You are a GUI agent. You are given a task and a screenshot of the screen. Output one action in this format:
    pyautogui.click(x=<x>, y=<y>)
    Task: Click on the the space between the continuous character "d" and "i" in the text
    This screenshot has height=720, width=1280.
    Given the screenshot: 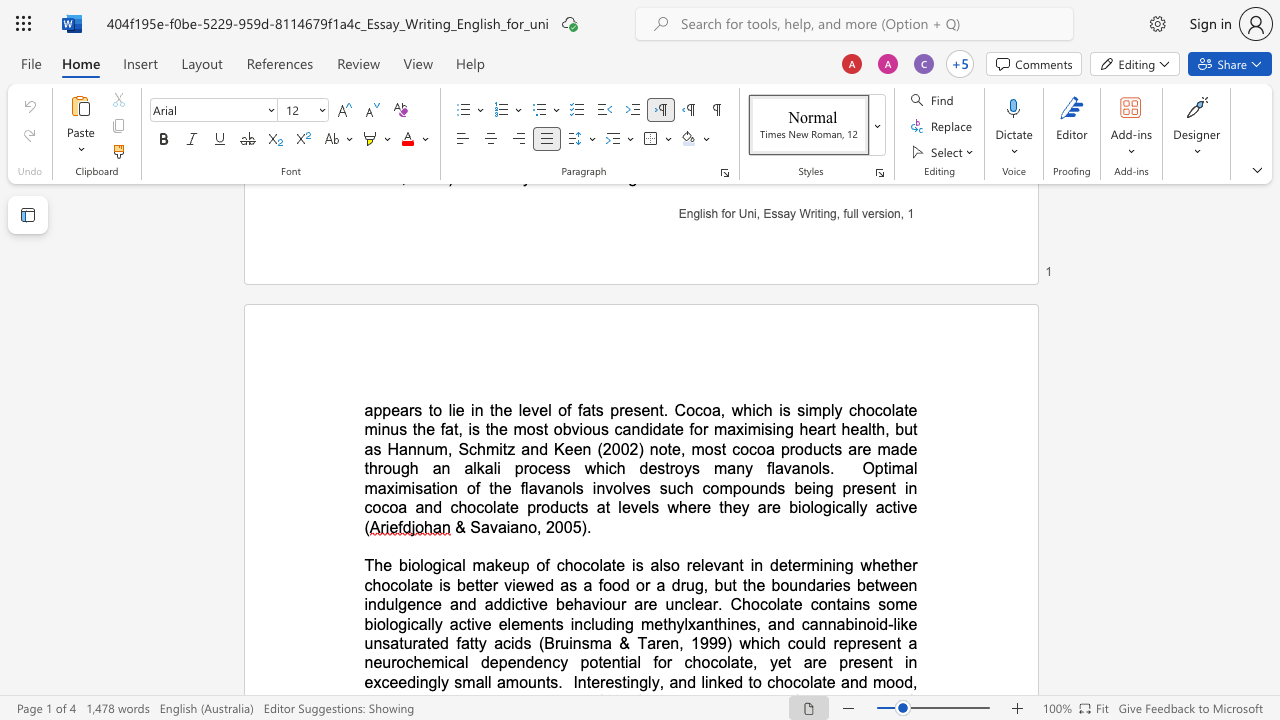 What is the action you would take?
    pyautogui.click(x=610, y=623)
    